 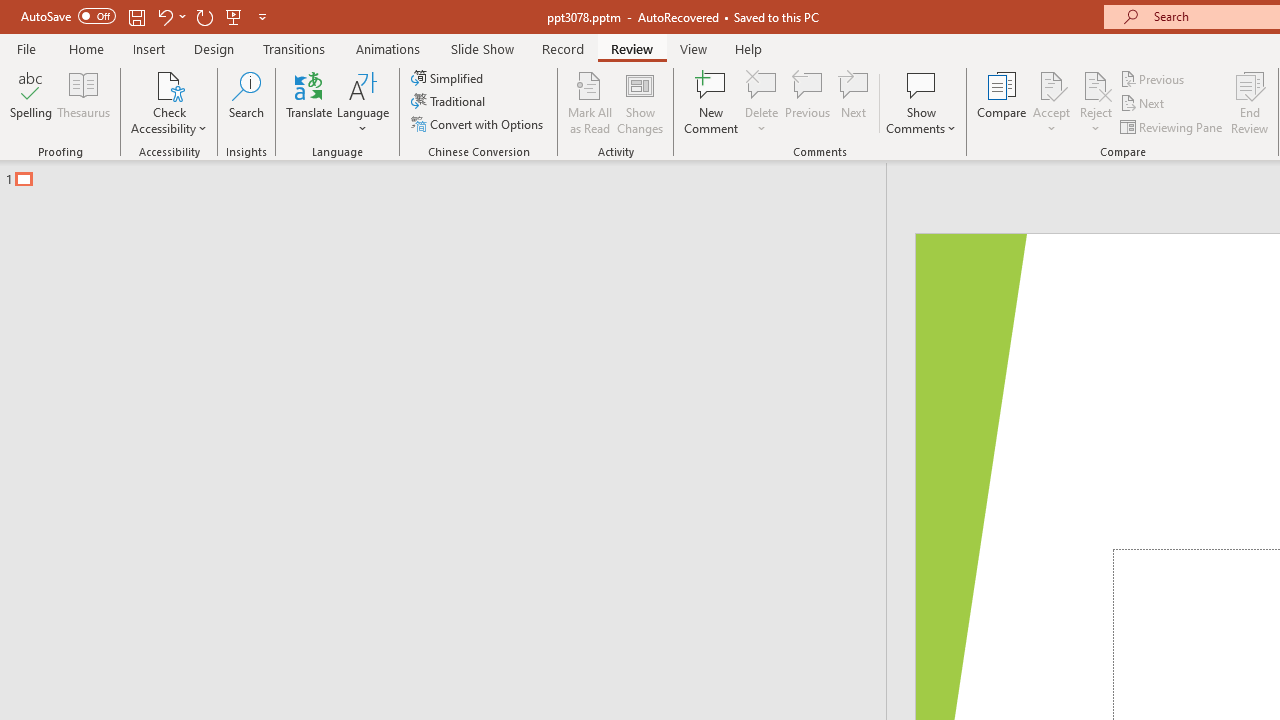 I want to click on 'Reviewing Pane', so click(x=1173, y=127).